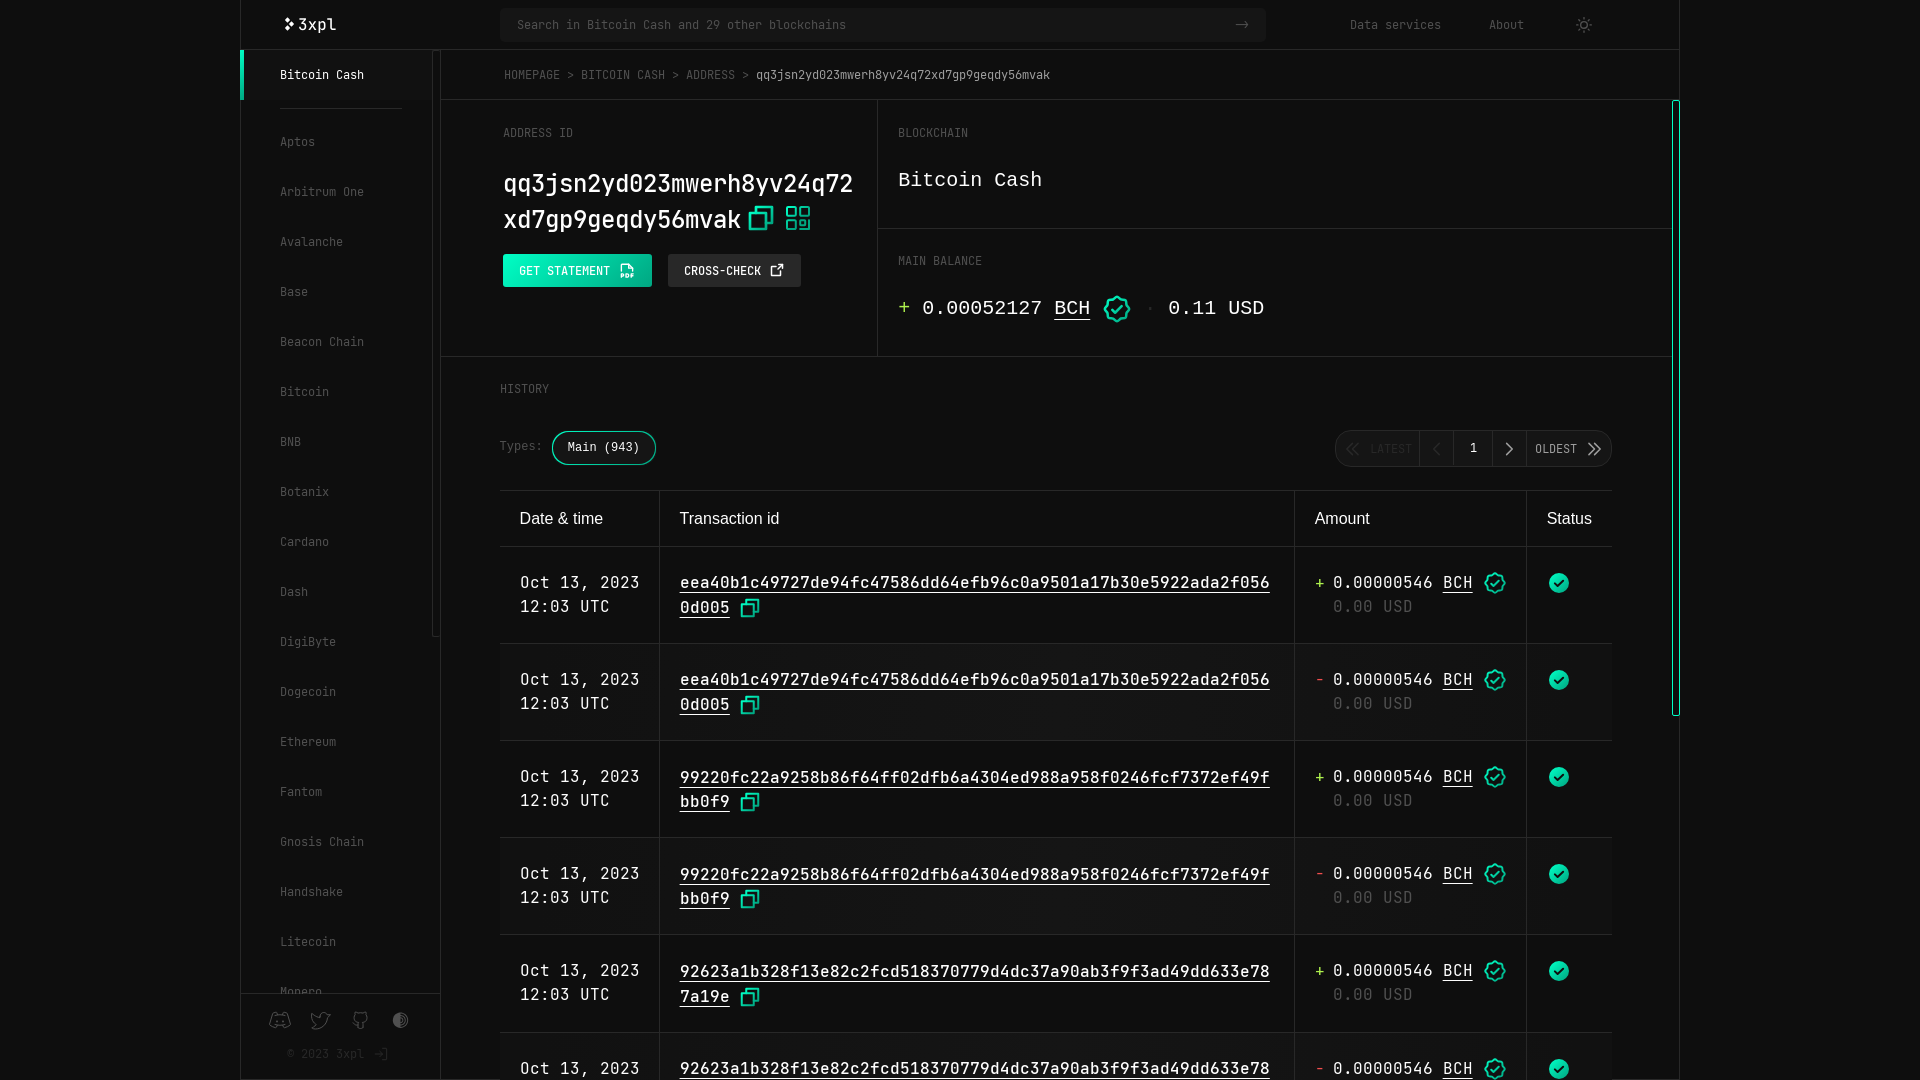 The image size is (1920, 1080). Describe the element at coordinates (336, 241) in the screenshot. I see `'Avalanche'` at that location.